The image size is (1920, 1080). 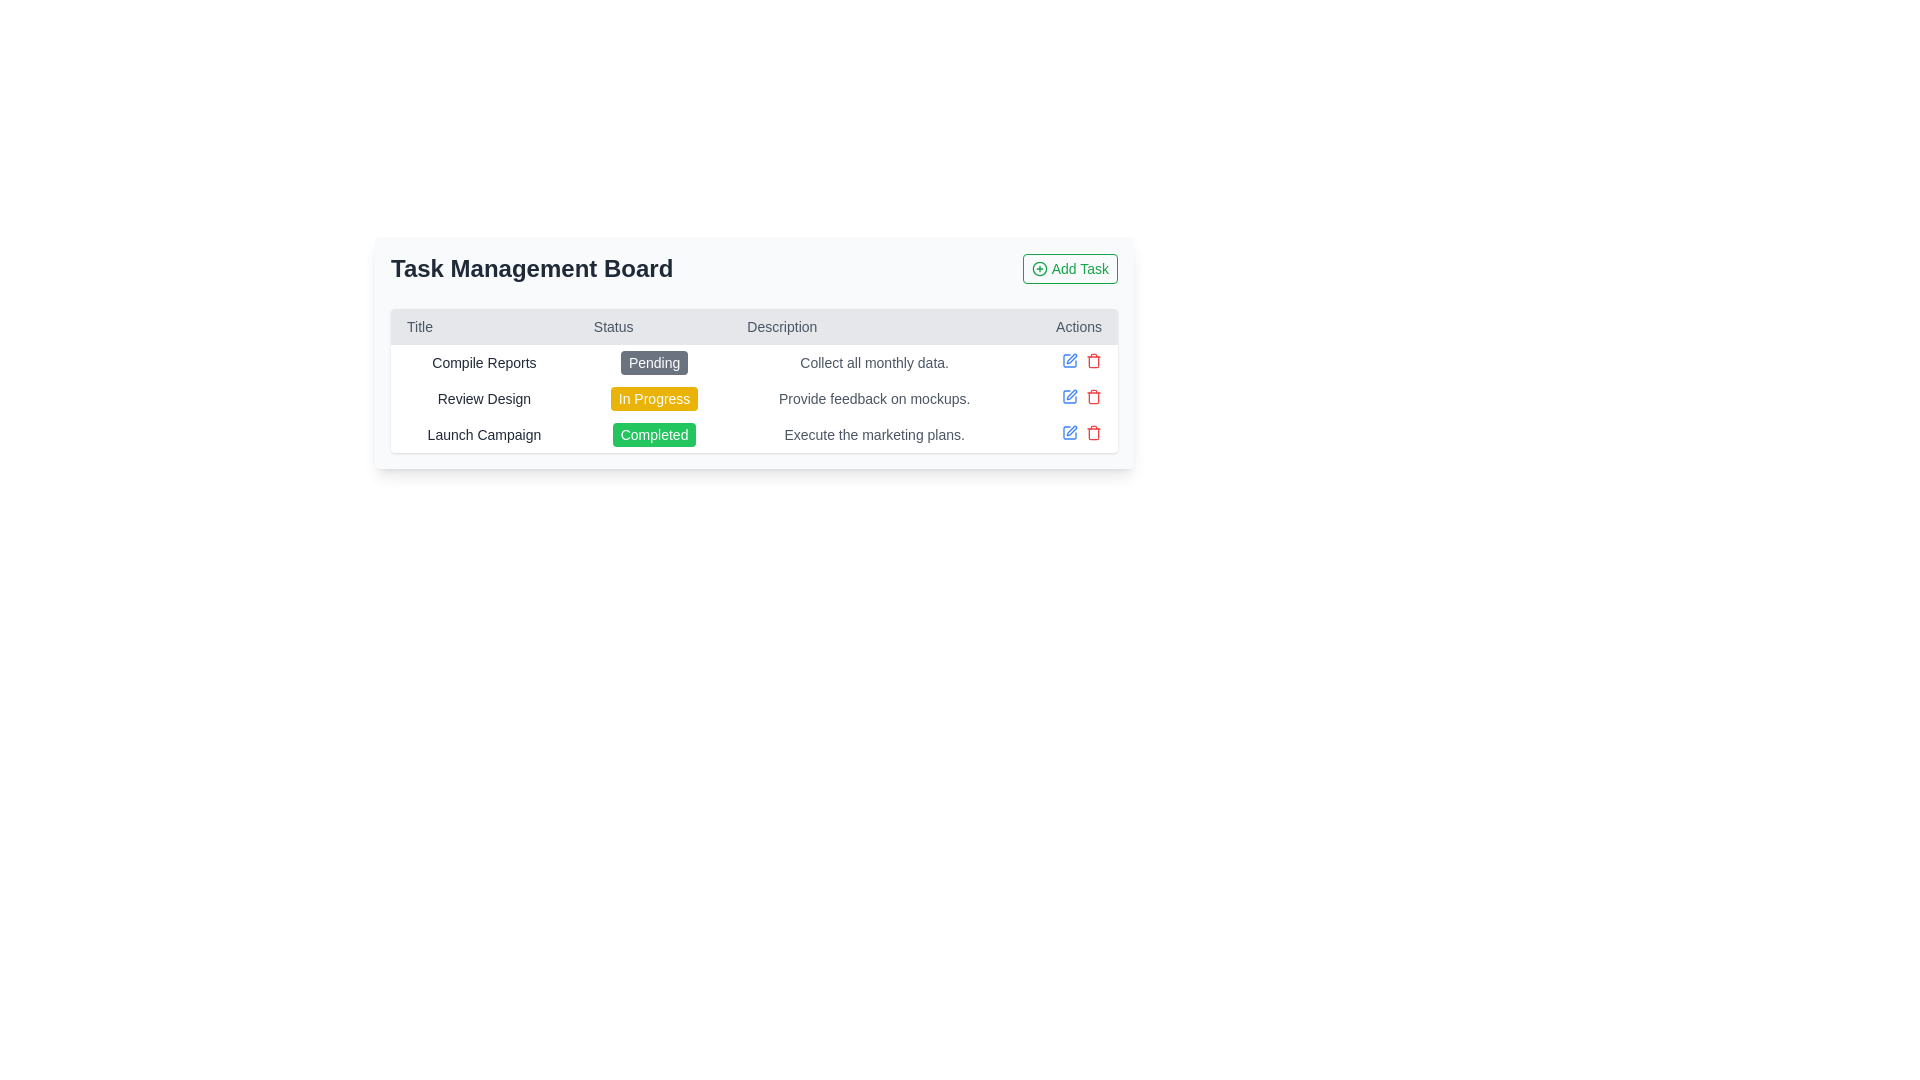 I want to click on the buttons contained within the last column of the 'Launch Campaign' row in the task management table, so click(x=1067, y=431).